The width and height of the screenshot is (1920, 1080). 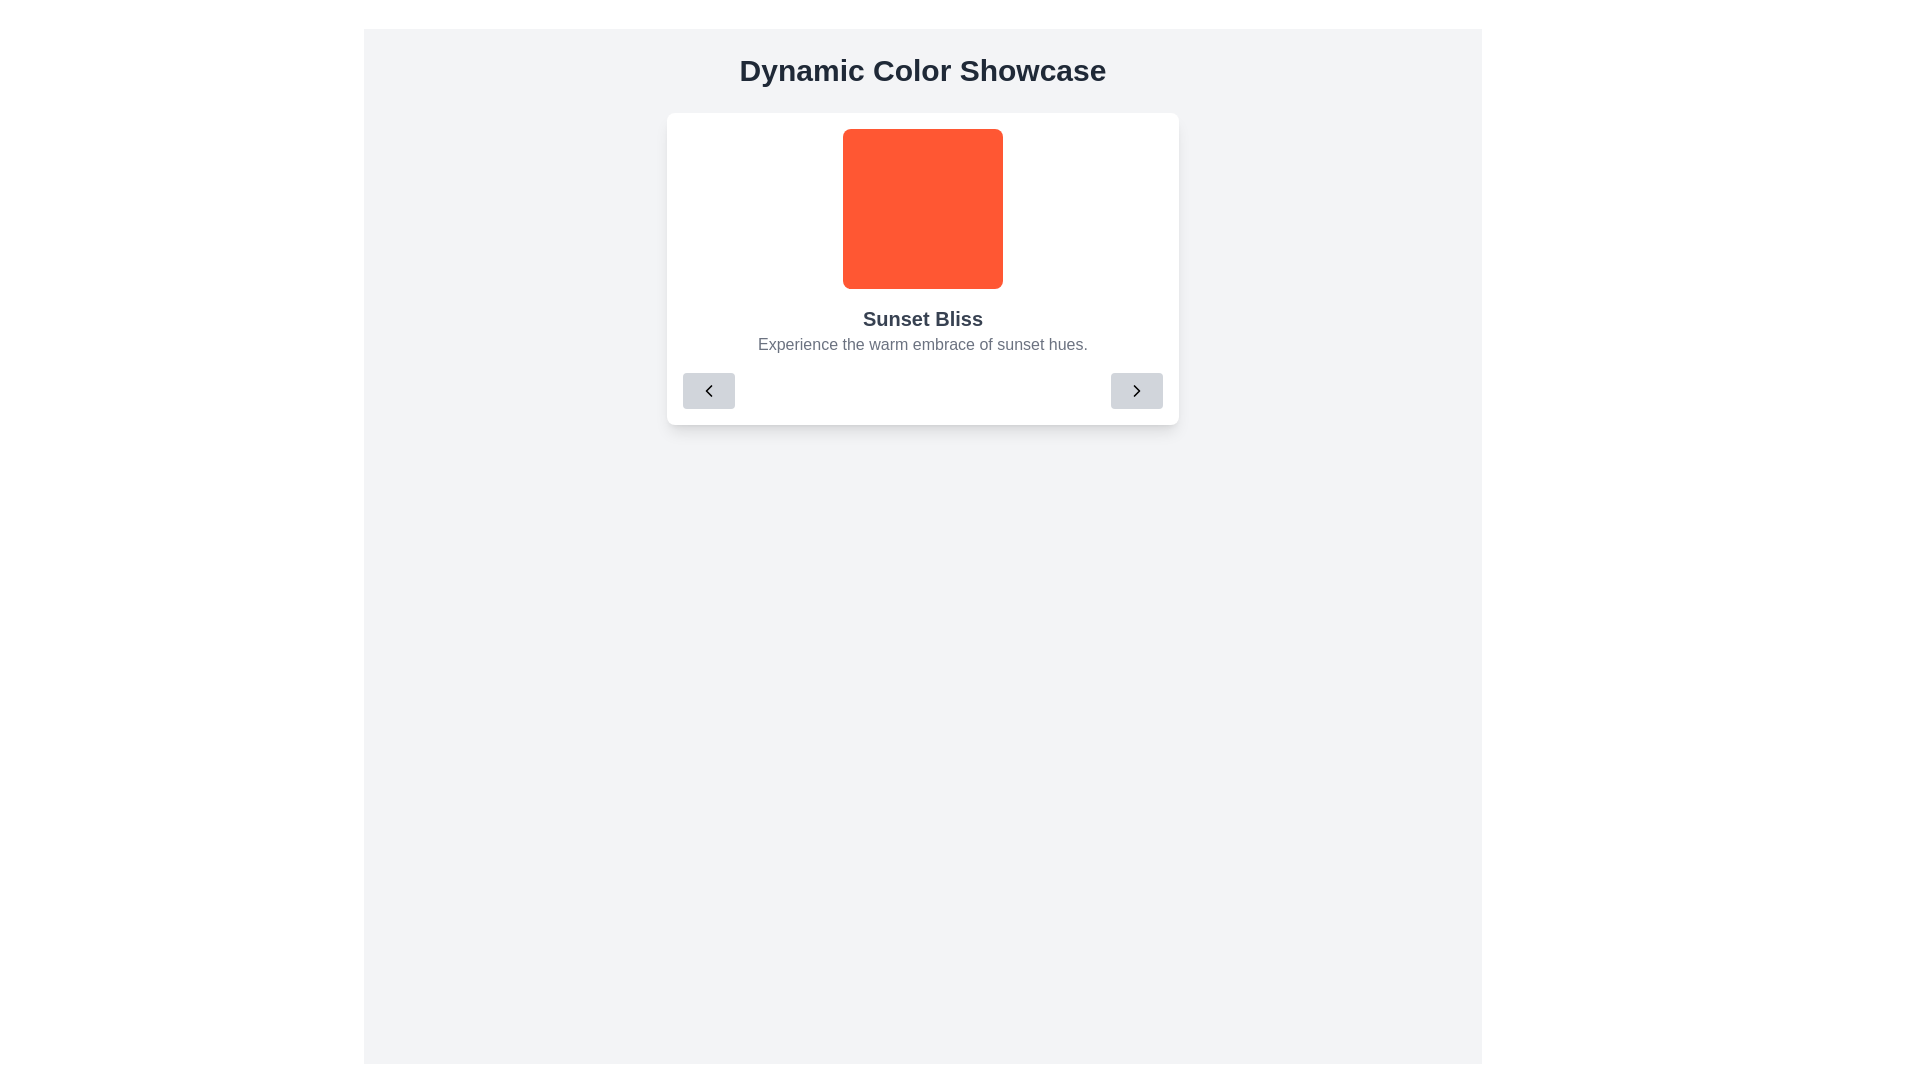 I want to click on the button with a light gray background that darkens on hover, located in the bottom right of the card, so click(x=1137, y=390).